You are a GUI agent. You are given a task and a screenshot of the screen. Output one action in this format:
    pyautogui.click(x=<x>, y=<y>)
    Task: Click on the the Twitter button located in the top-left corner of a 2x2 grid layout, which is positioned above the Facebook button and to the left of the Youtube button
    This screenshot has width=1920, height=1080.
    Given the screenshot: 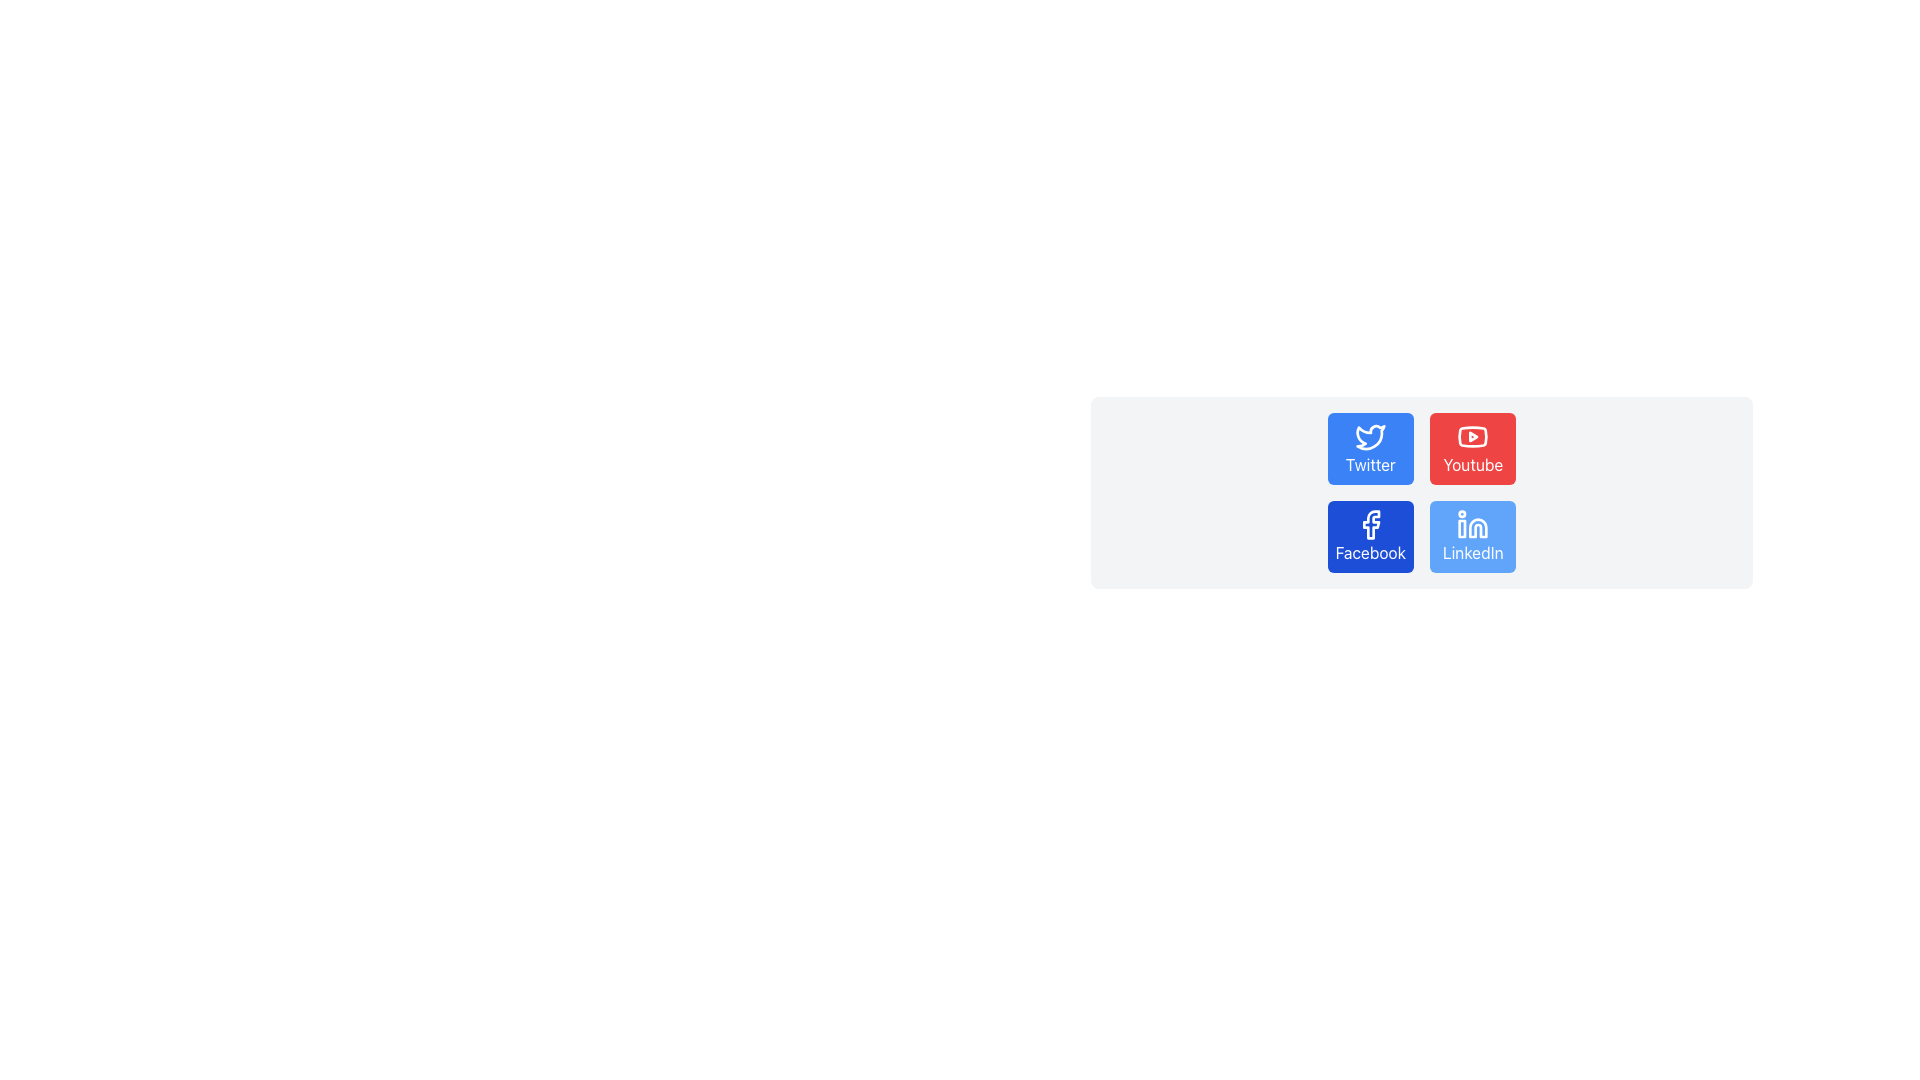 What is the action you would take?
    pyautogui.click(x=1368, y=447)
    